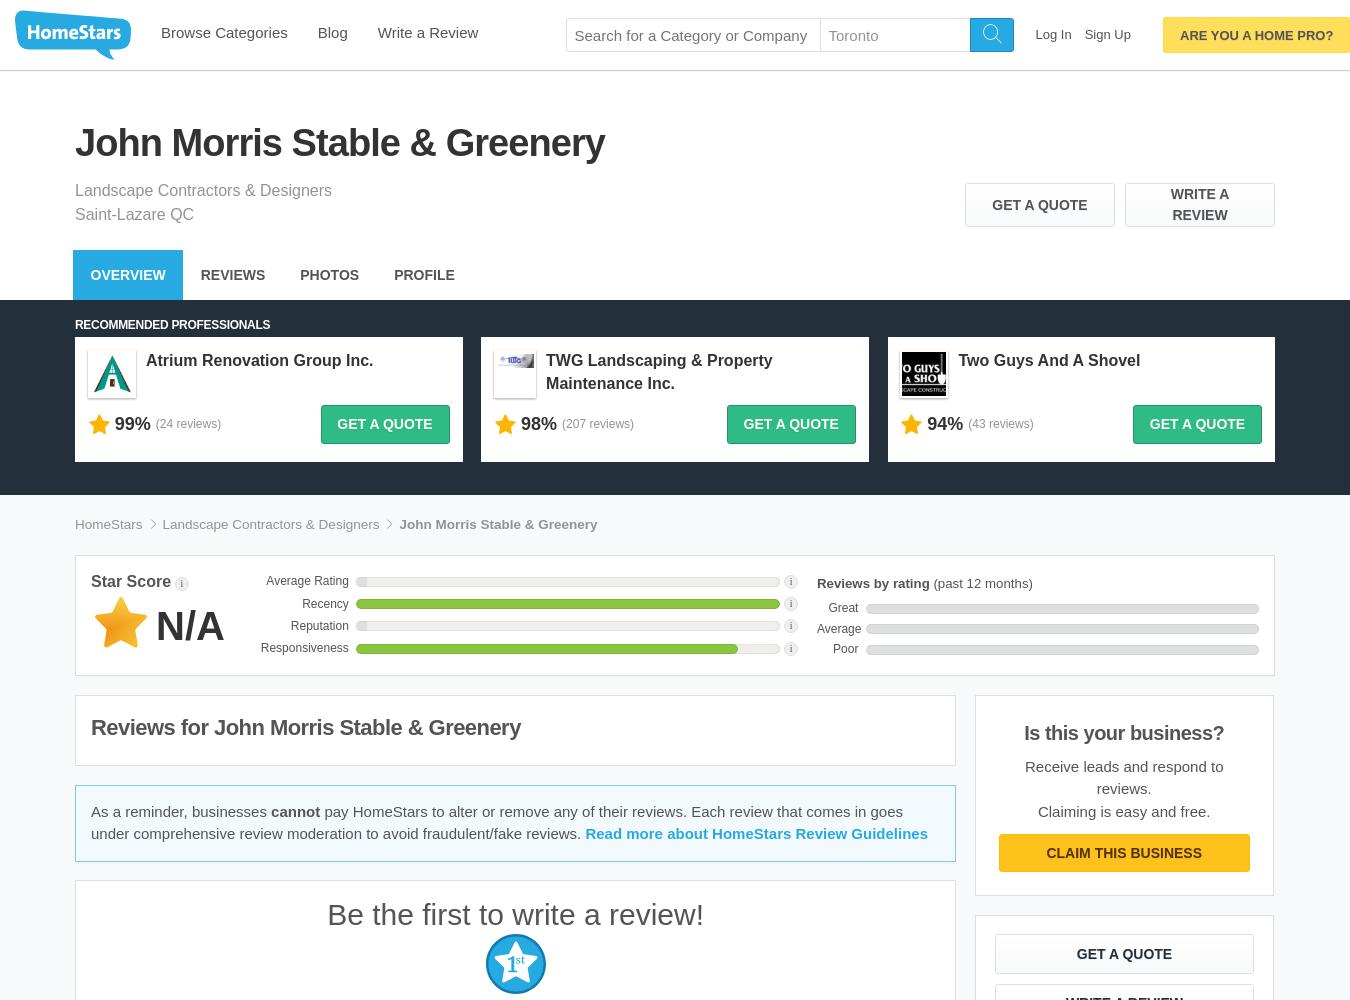 Image resolution: width=1350 pixels, height=1000 pixels. What do you see at coordinates (124, 424) in the screenshot?
I see `'99'` at bounding box center [124, 424].